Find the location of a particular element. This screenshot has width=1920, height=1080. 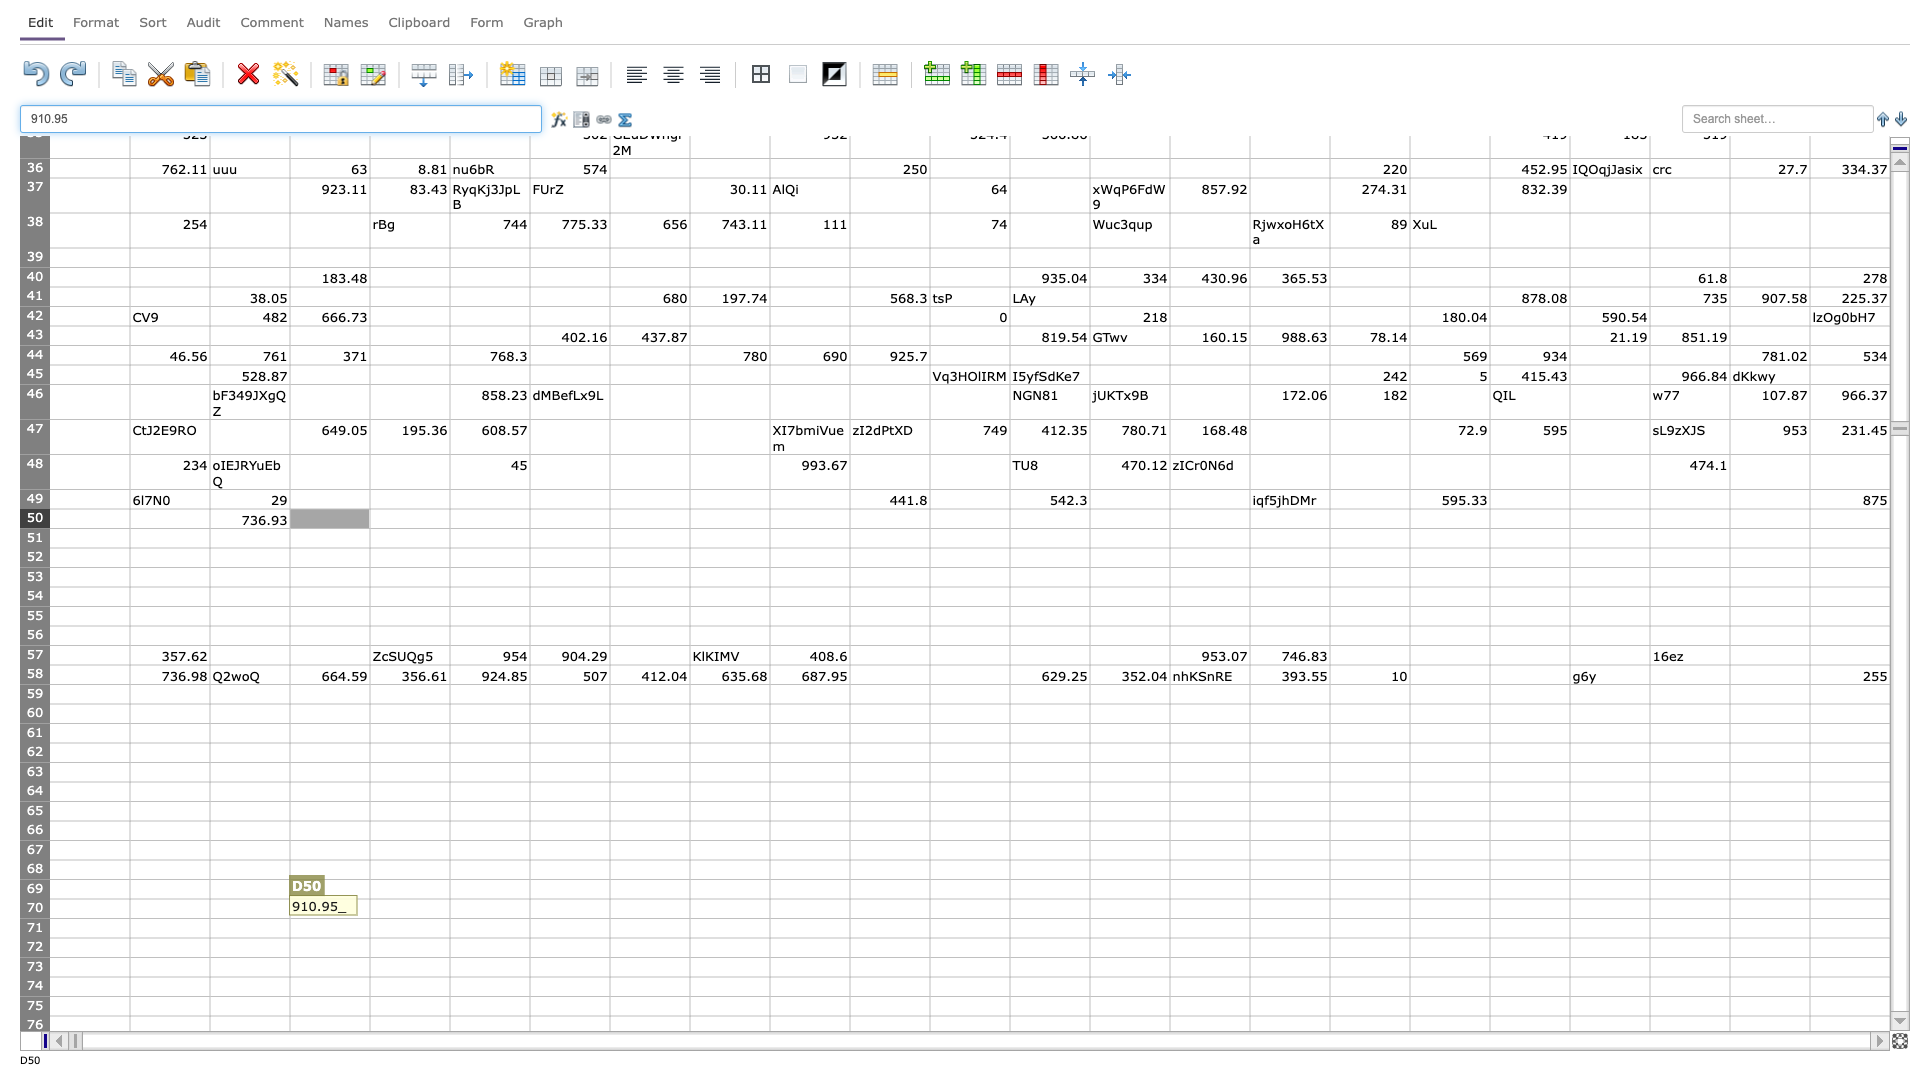

fill handle of E70 is located at coordinates (449, 918).